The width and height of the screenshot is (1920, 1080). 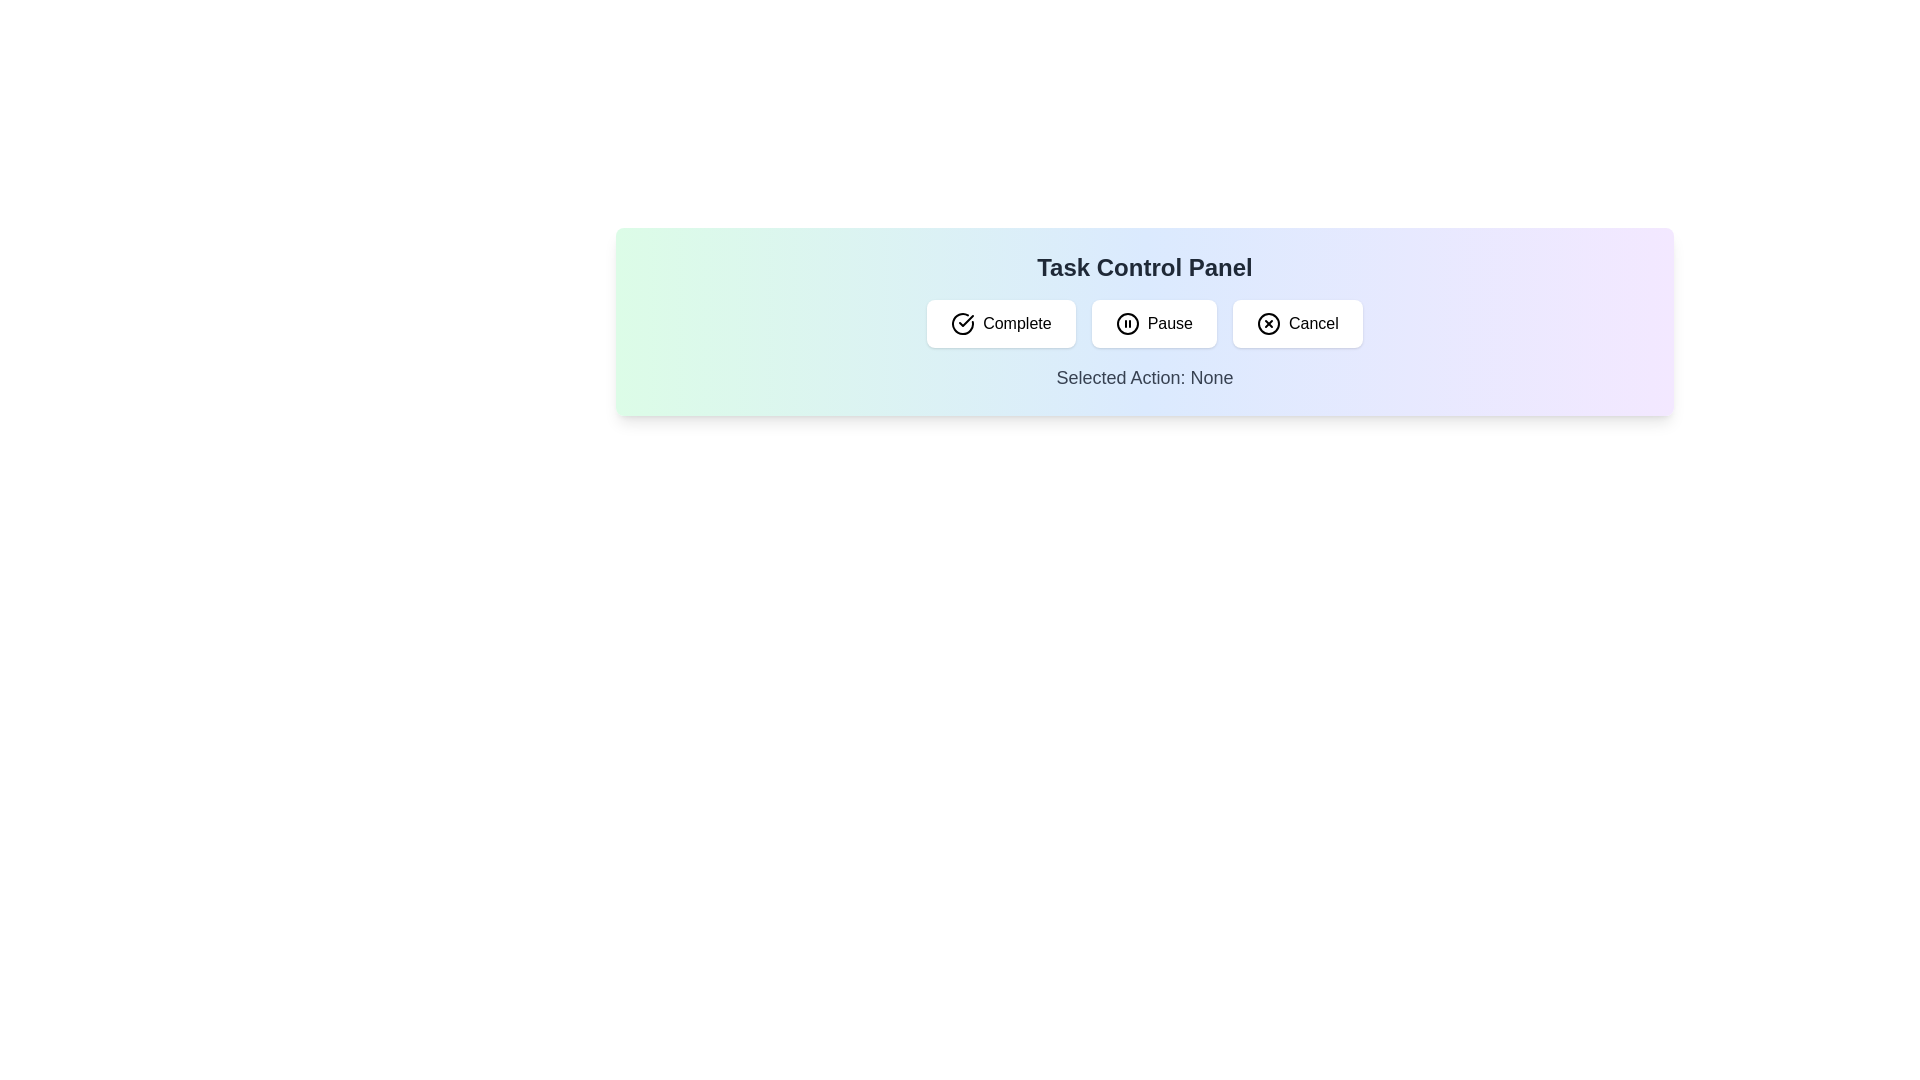 I want to click on the 'Pause' button which contains a circular pause icon with two vertical bars inside it, so click(x=1127, y=323).